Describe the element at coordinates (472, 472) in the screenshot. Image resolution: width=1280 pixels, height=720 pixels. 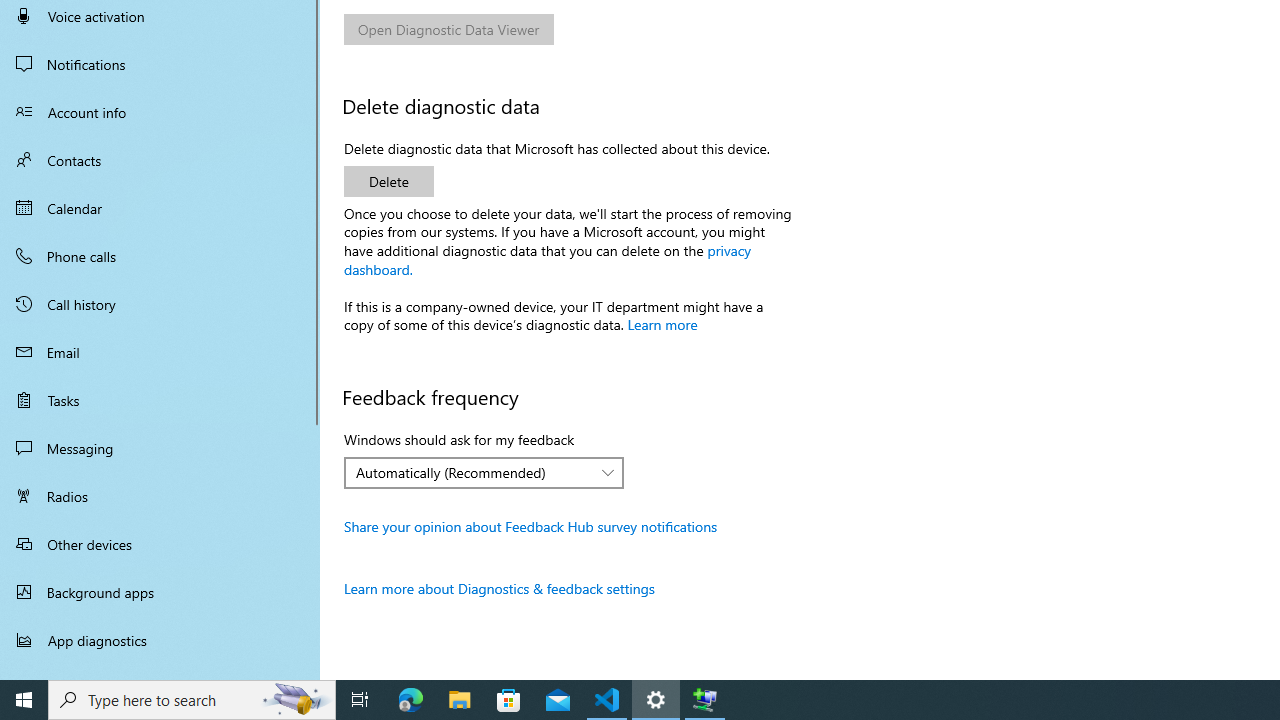
I see `'Automatically (Recommended)'` at that location.